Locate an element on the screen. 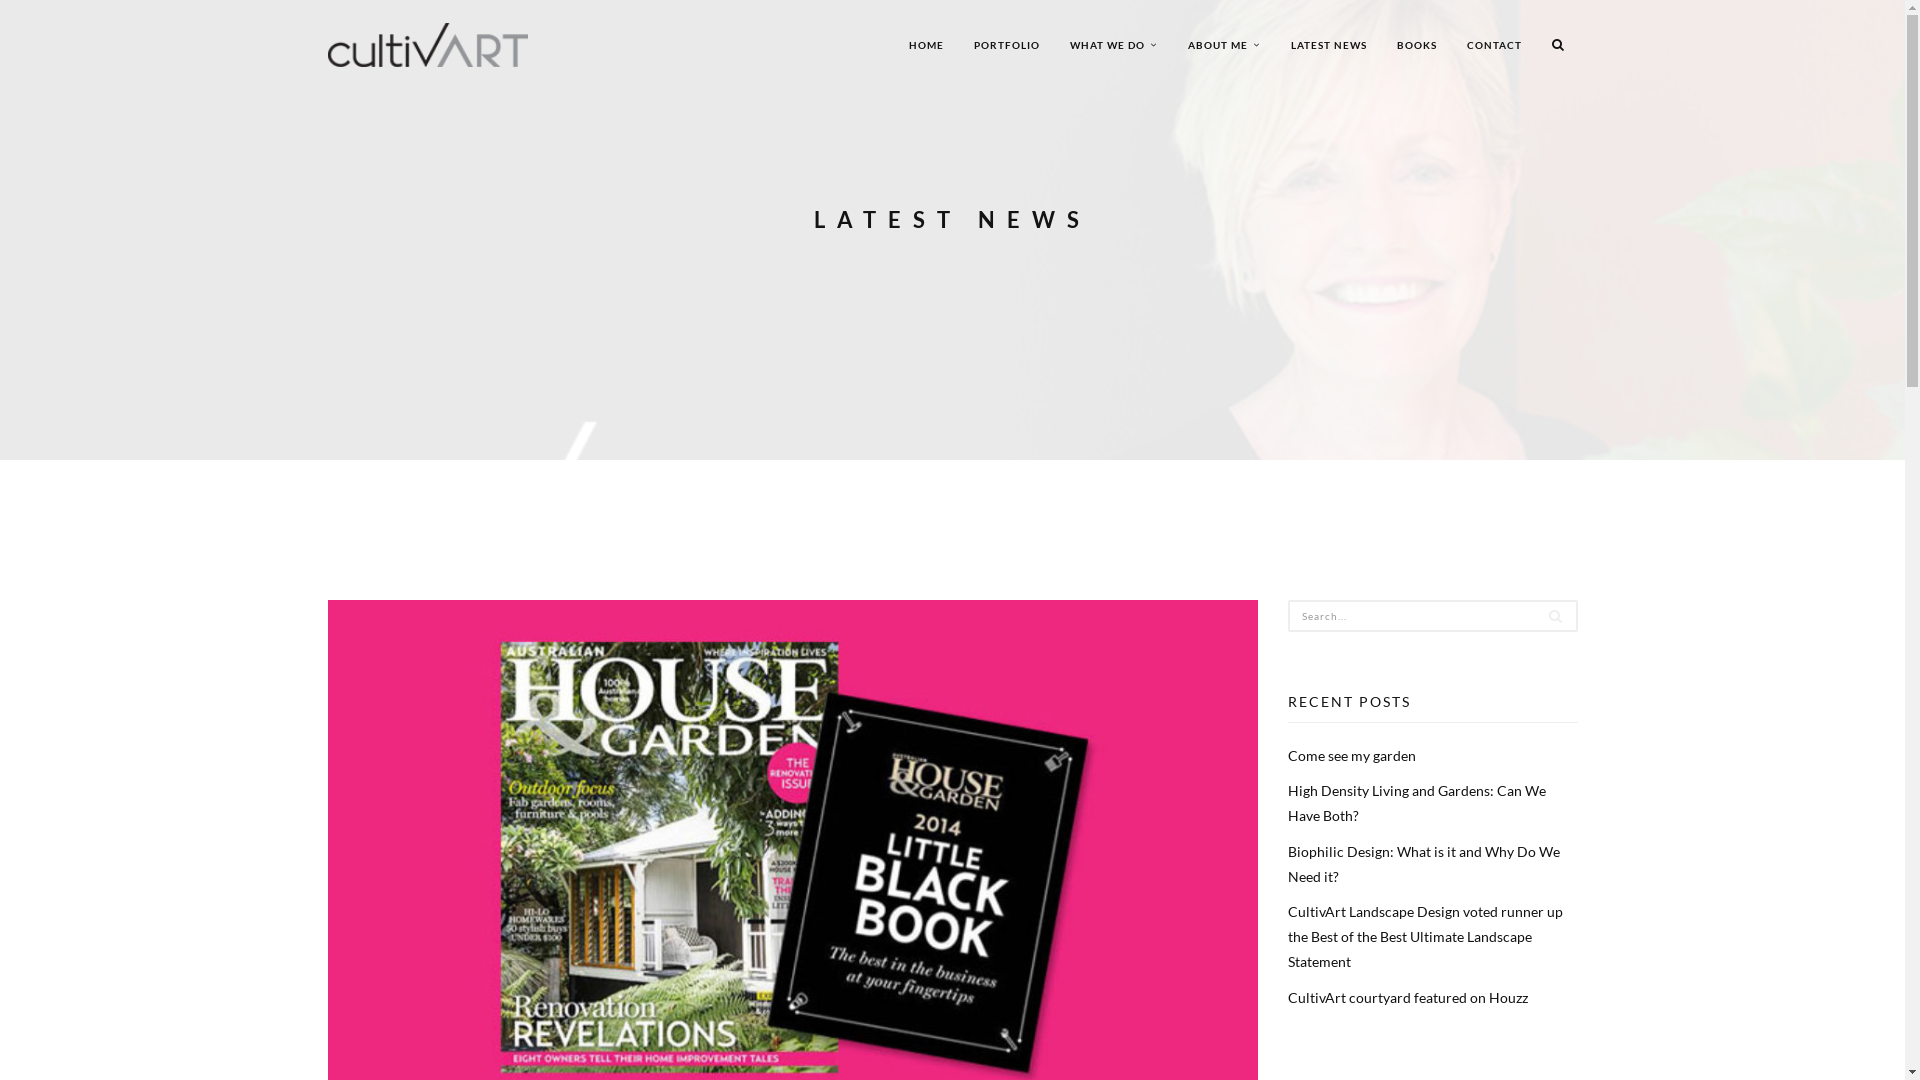  'BOOKS' is located at coordinates (1415, 45).